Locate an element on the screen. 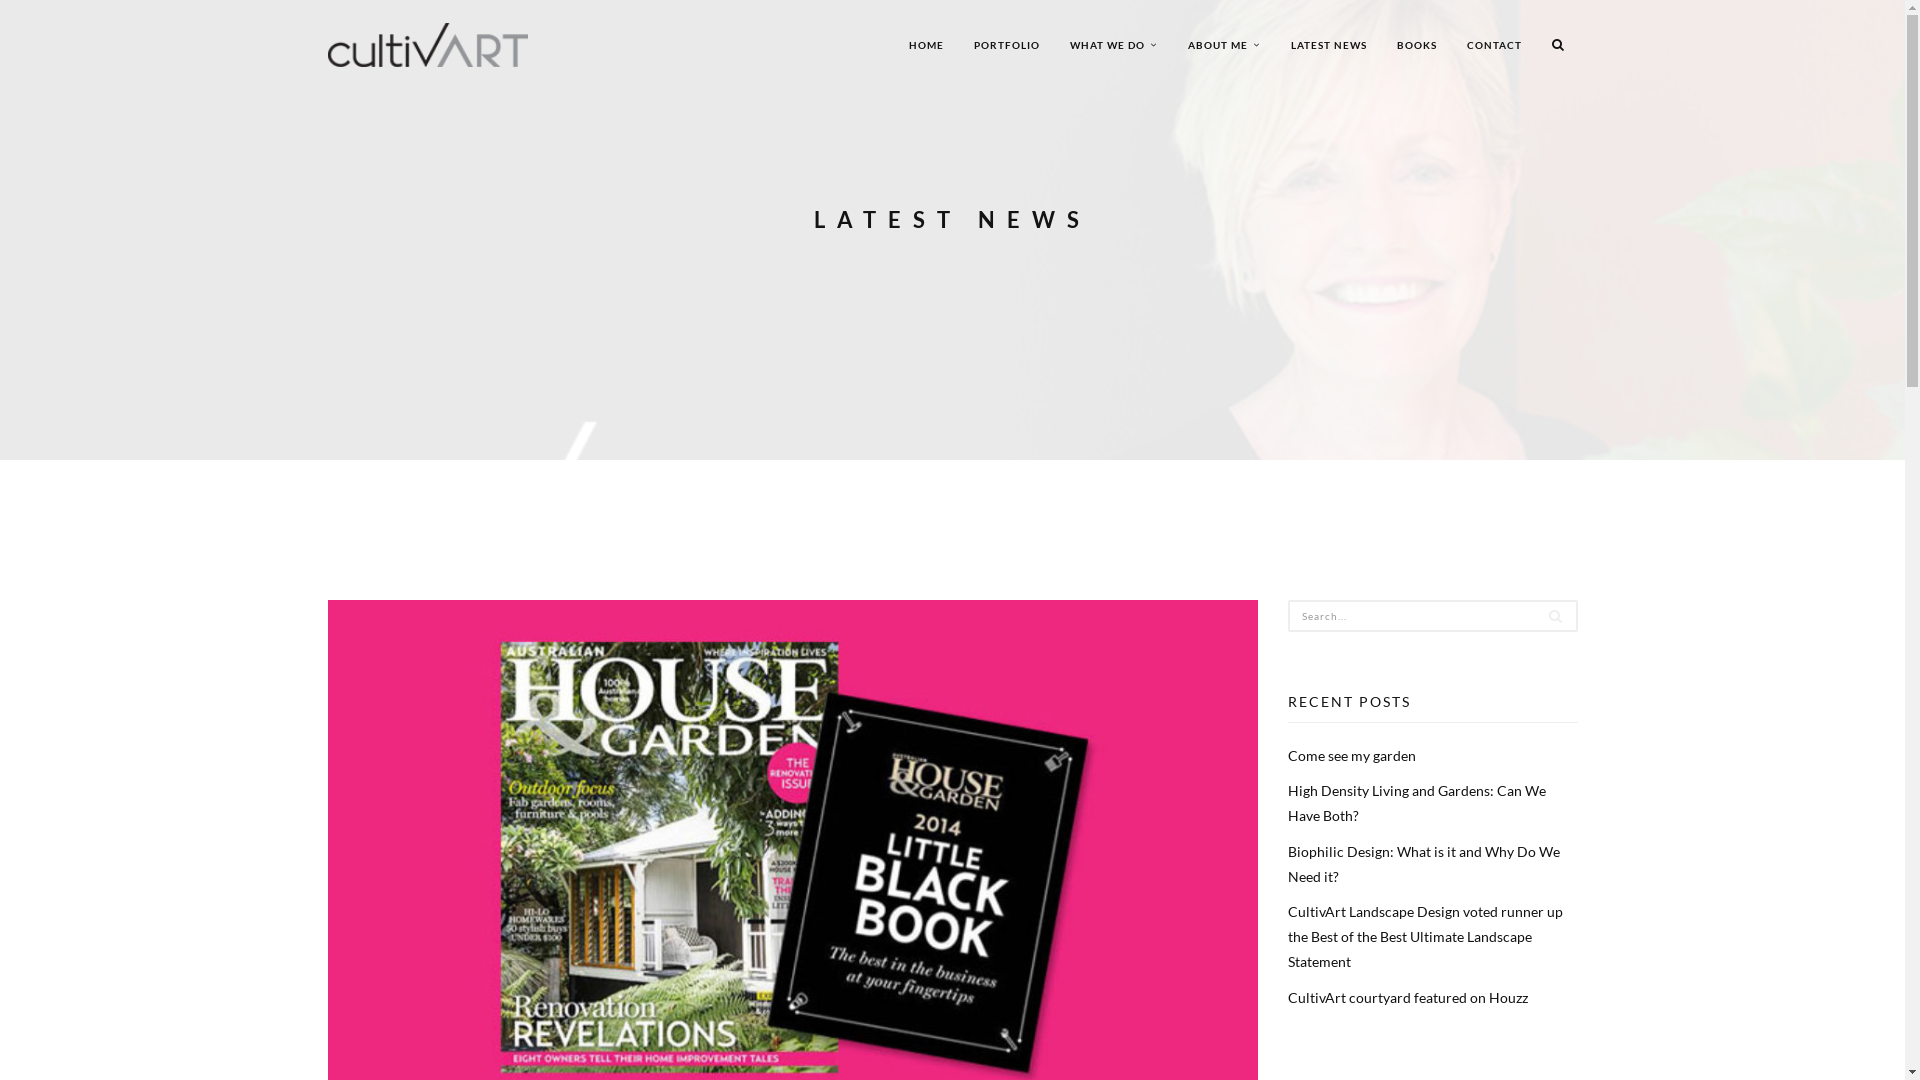  'BOOKS' is located at coordinates (1415, 45).